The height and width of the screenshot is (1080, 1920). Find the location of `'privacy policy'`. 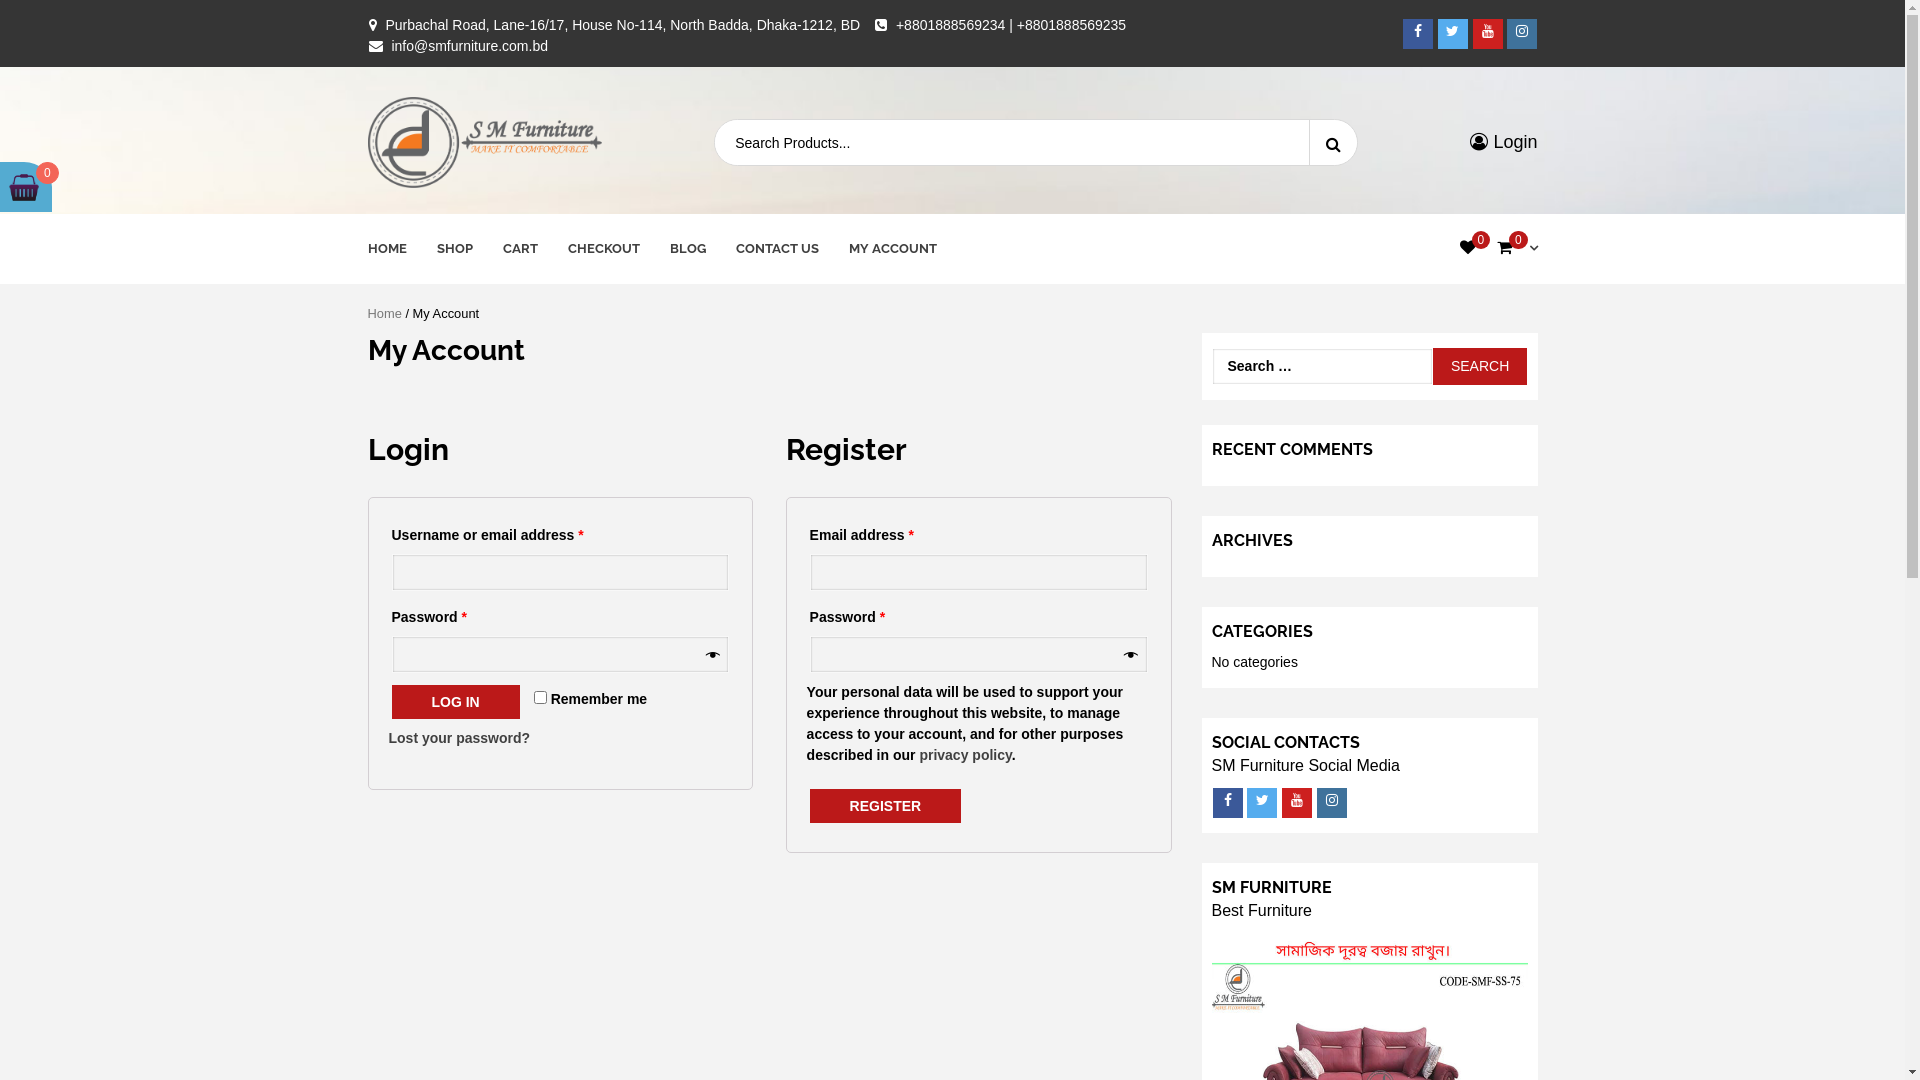

'privacy policy' is located at coordinates (917, 755).